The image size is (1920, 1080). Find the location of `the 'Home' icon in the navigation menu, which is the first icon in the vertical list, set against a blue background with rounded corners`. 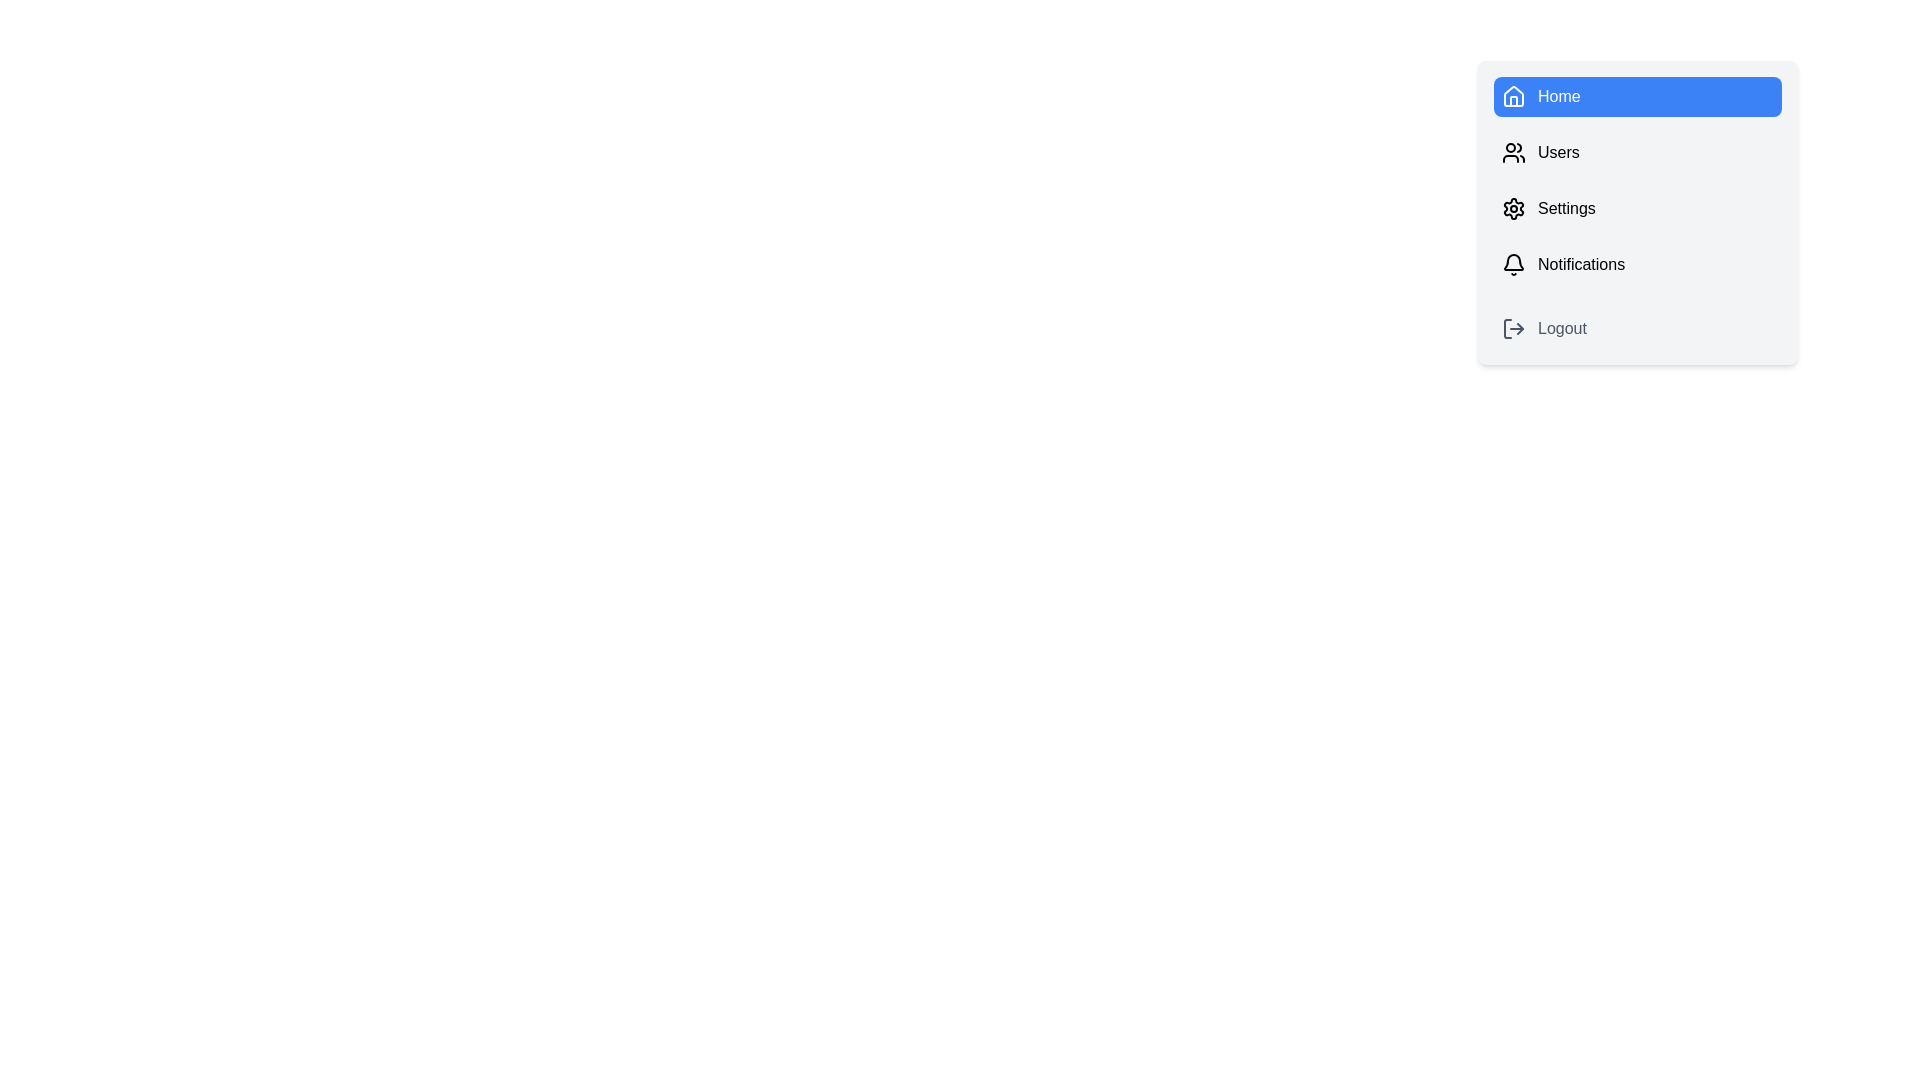

the 'Home' icon in the navigation menu, which is the first icon in the vertical list, set against a blue background with rounded corners is located at coordinates (1513, 96).